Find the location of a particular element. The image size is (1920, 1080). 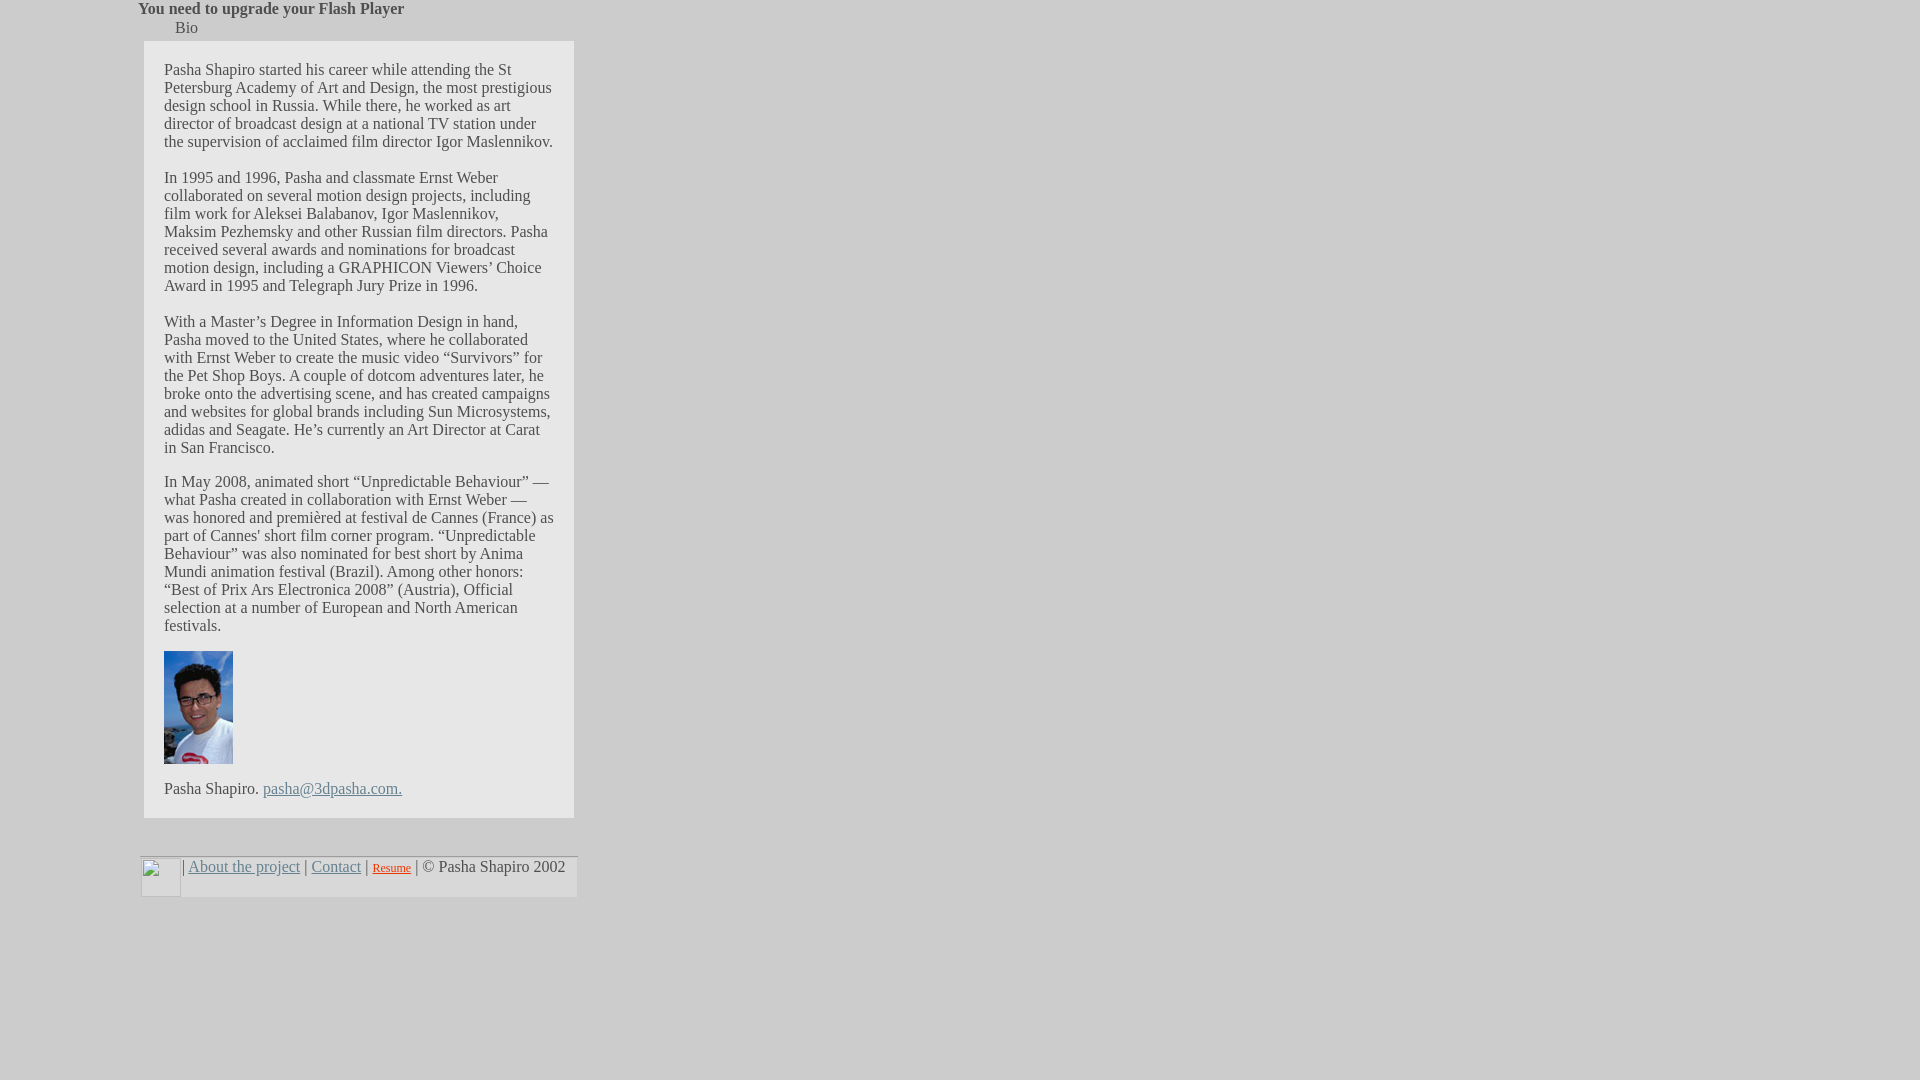

'pasha@3dpasha.com.' is located at coordinates (262, 787).